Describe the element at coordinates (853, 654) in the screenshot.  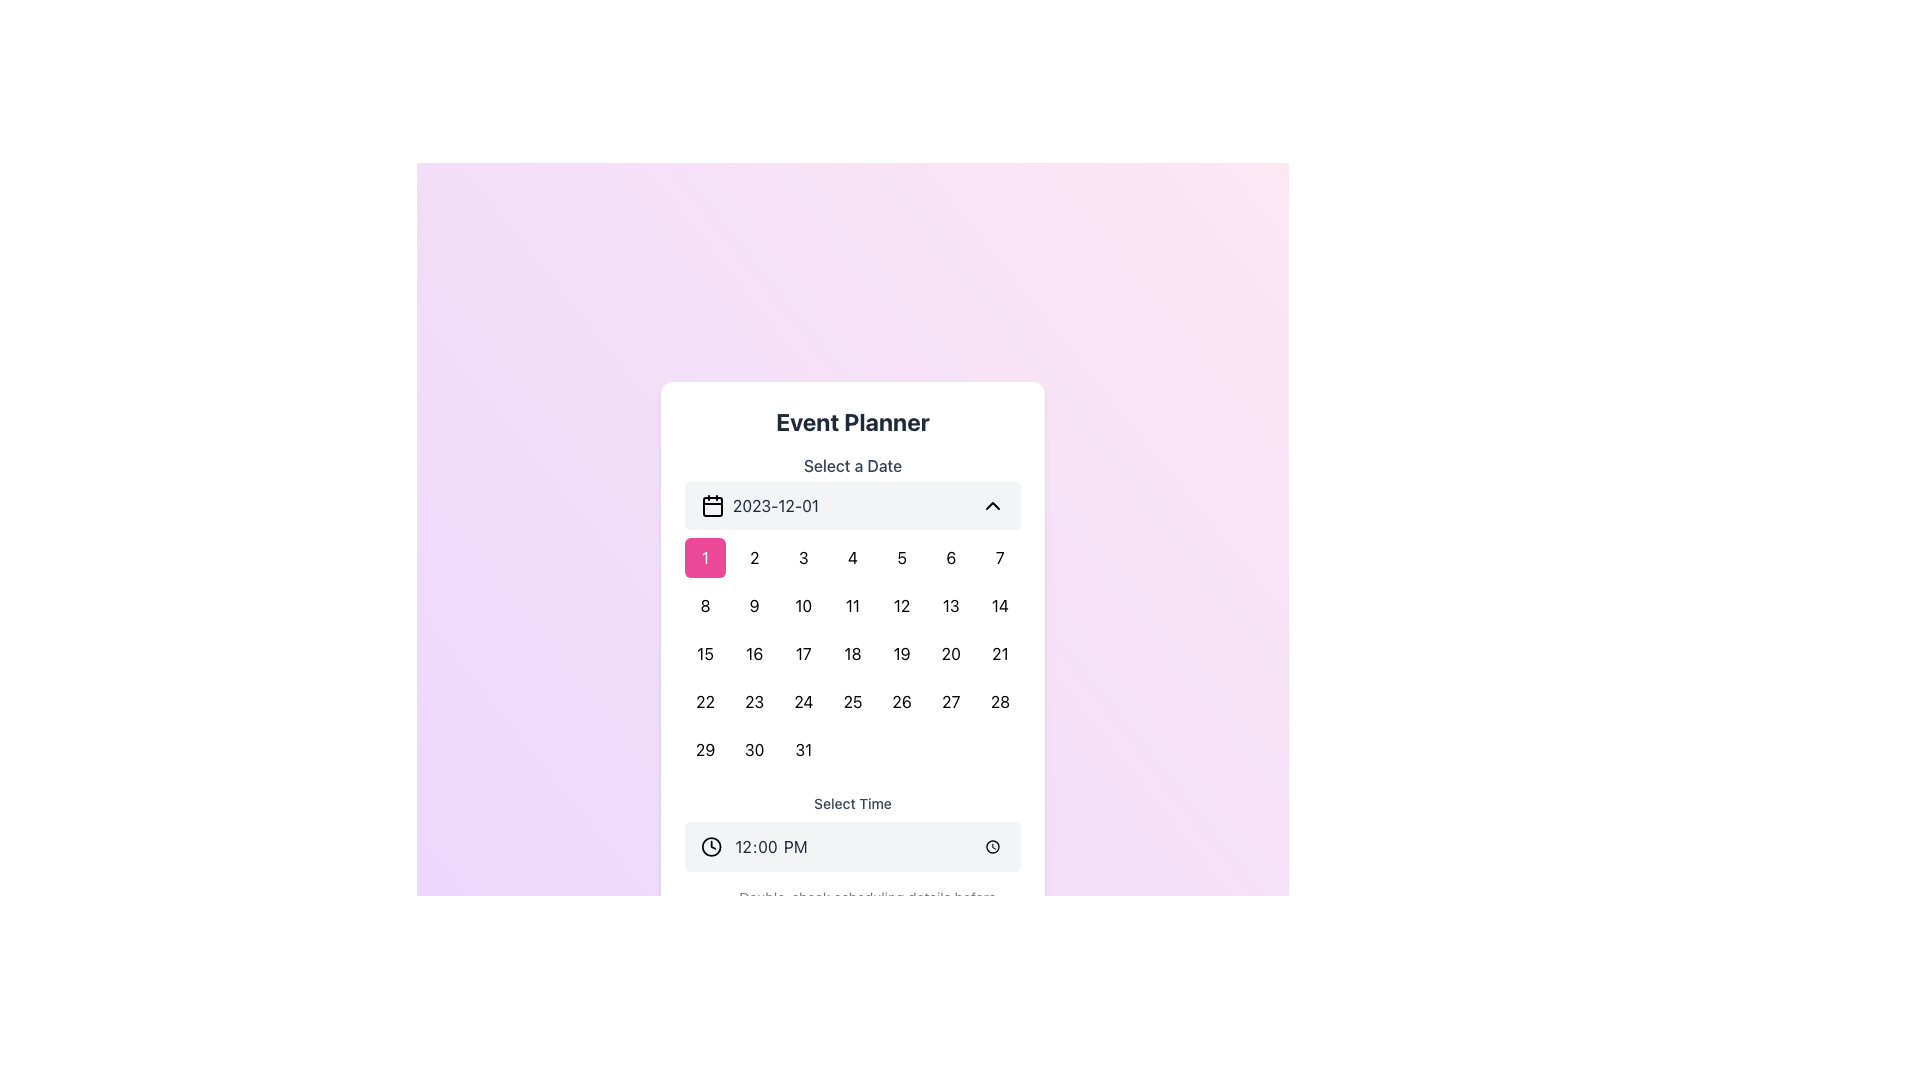
I see `the rectangular button displaying the text '18' in the calendar grid` at that location.